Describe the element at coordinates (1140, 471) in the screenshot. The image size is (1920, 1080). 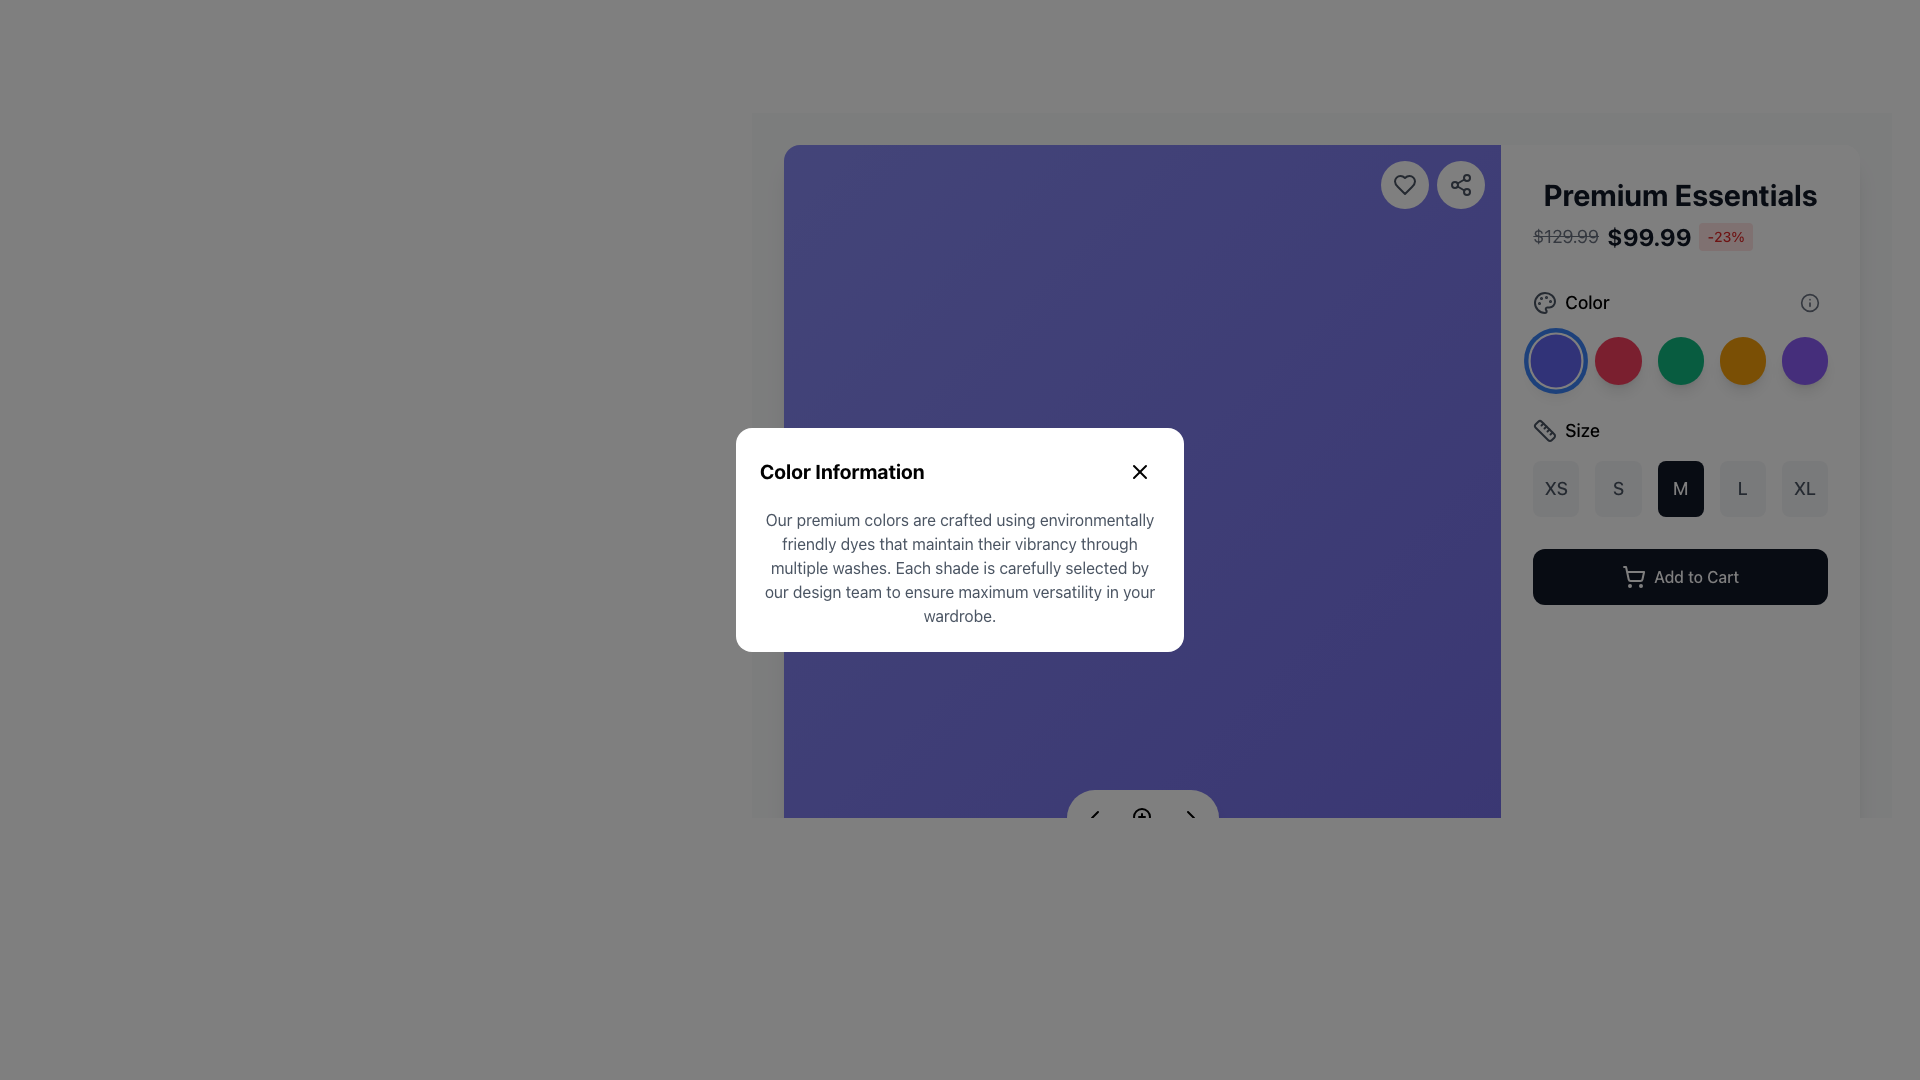
I see `the close button located in the top-right corner of the 'Color Information' pop-up` at that location.